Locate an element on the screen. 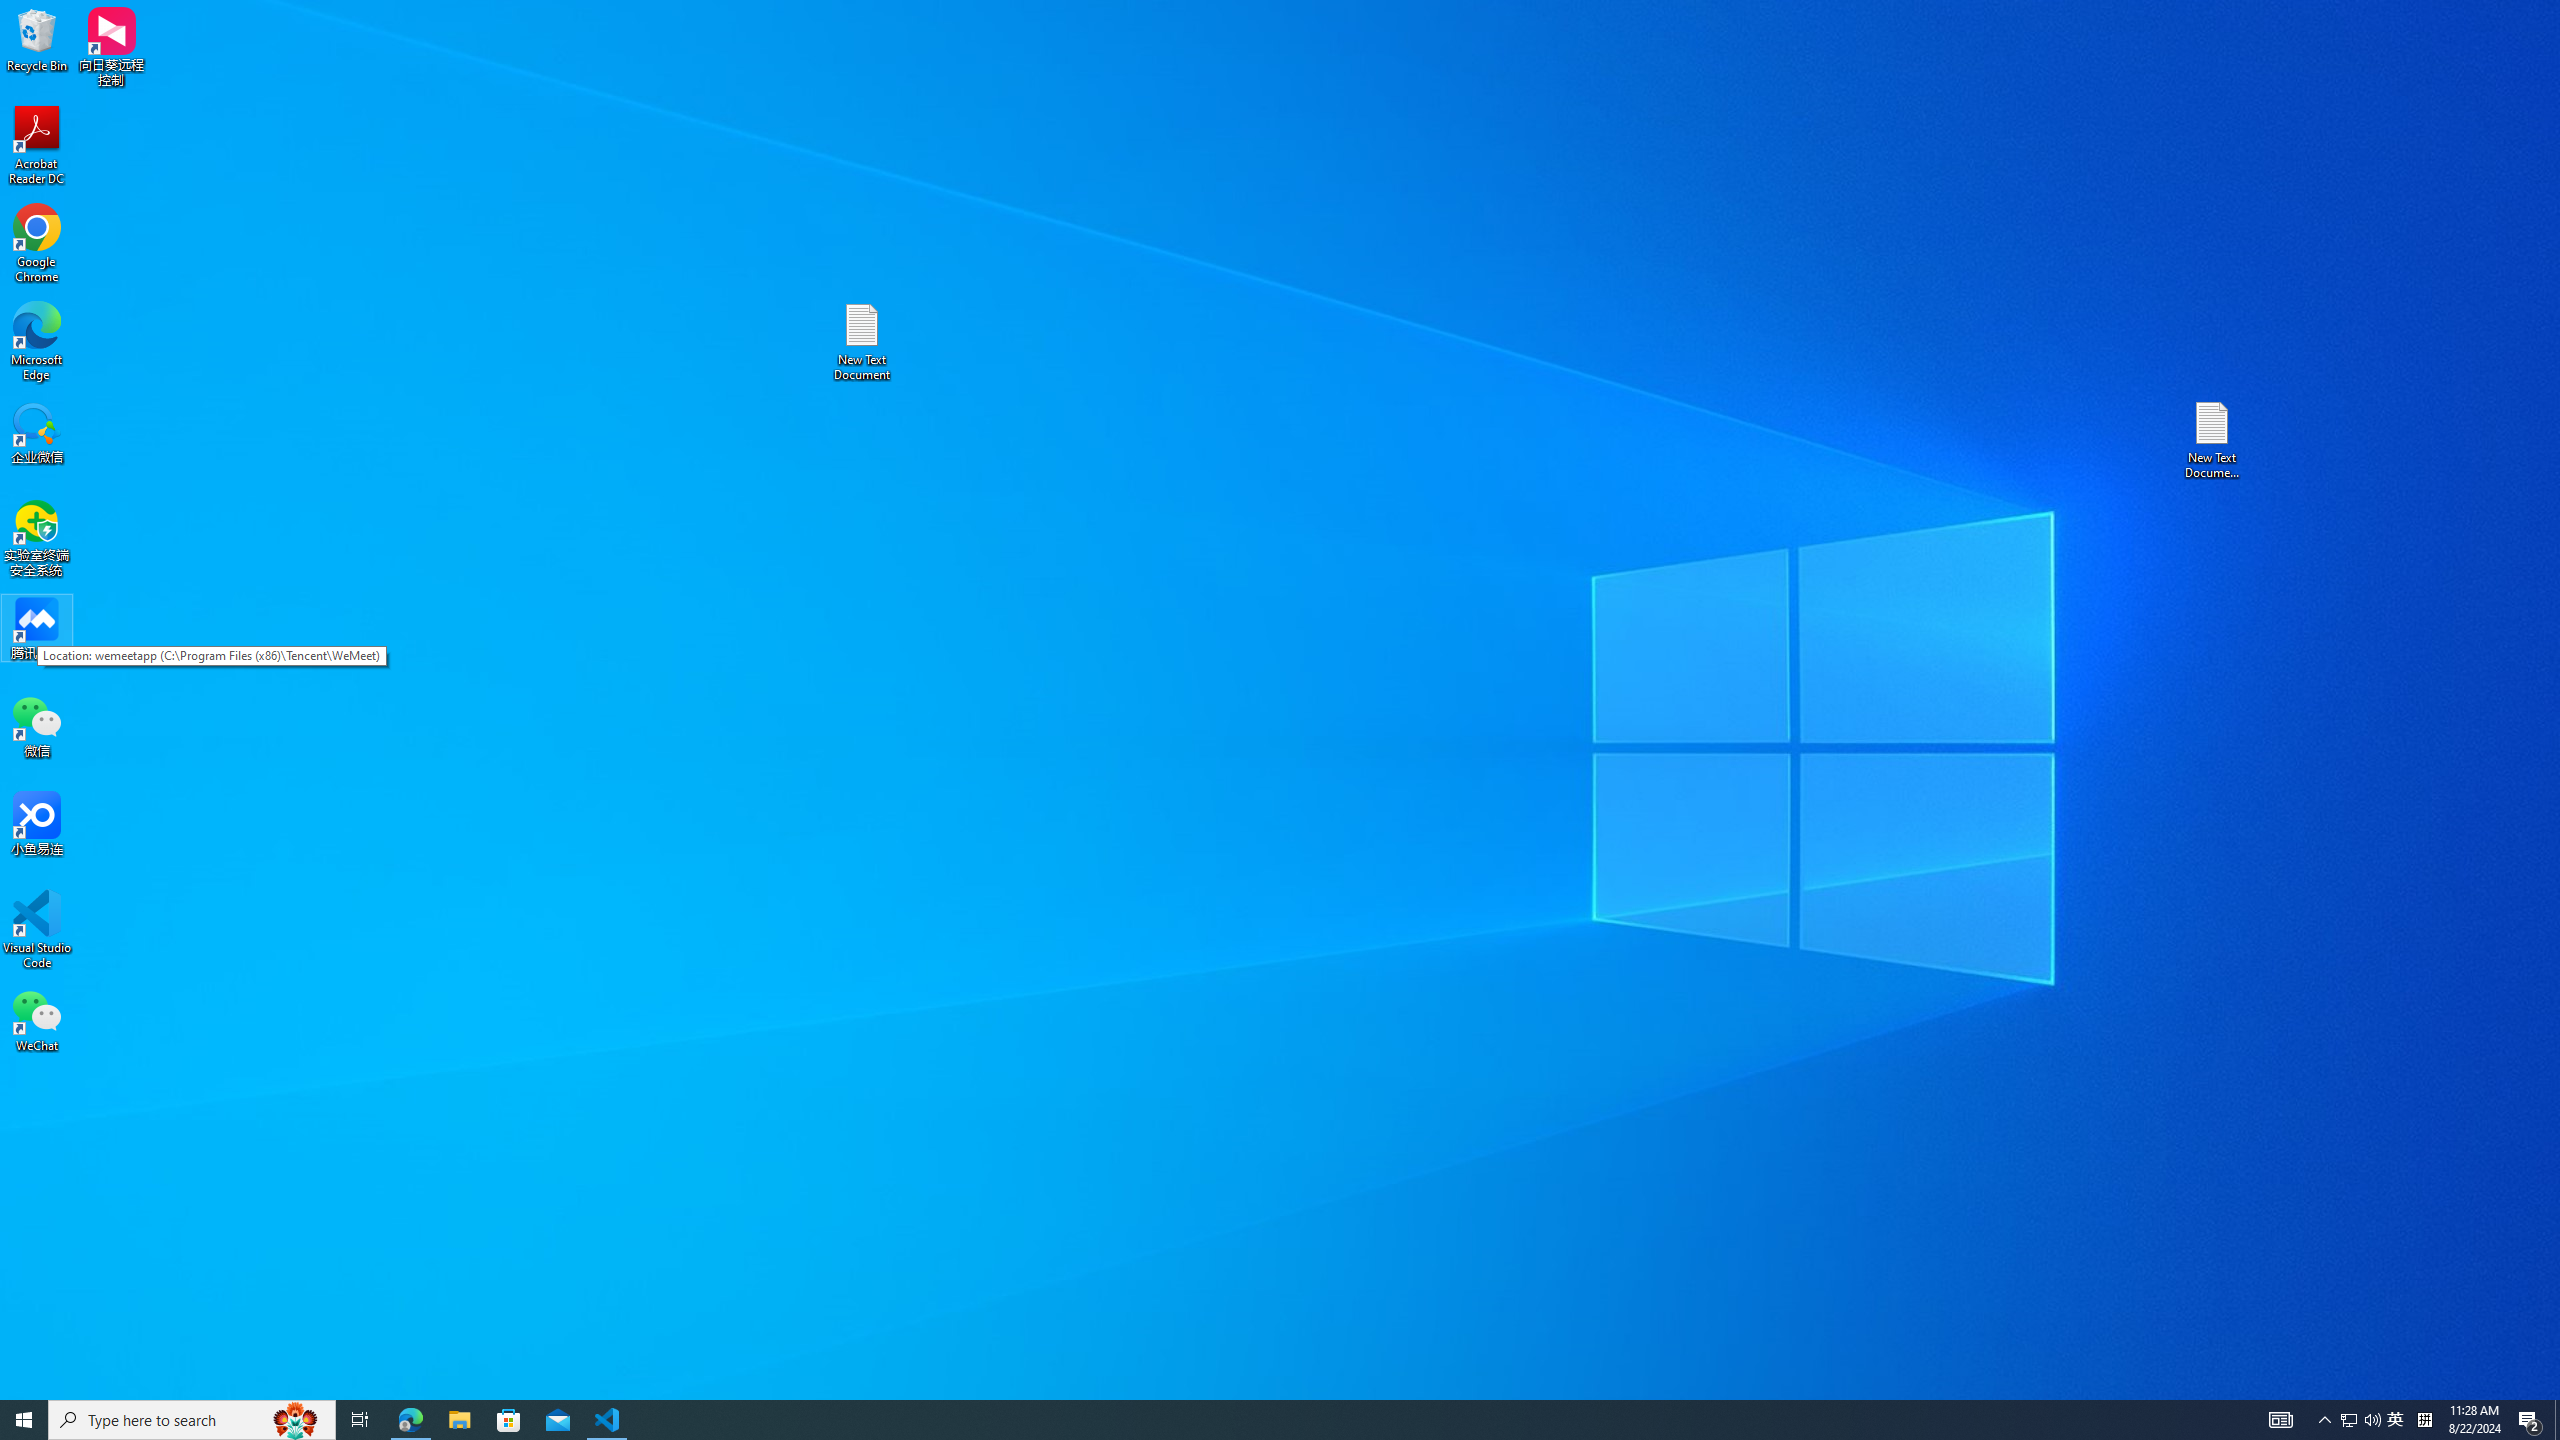  'Action Center, 2 new notifications' is located at coordinates (2530, 1418).